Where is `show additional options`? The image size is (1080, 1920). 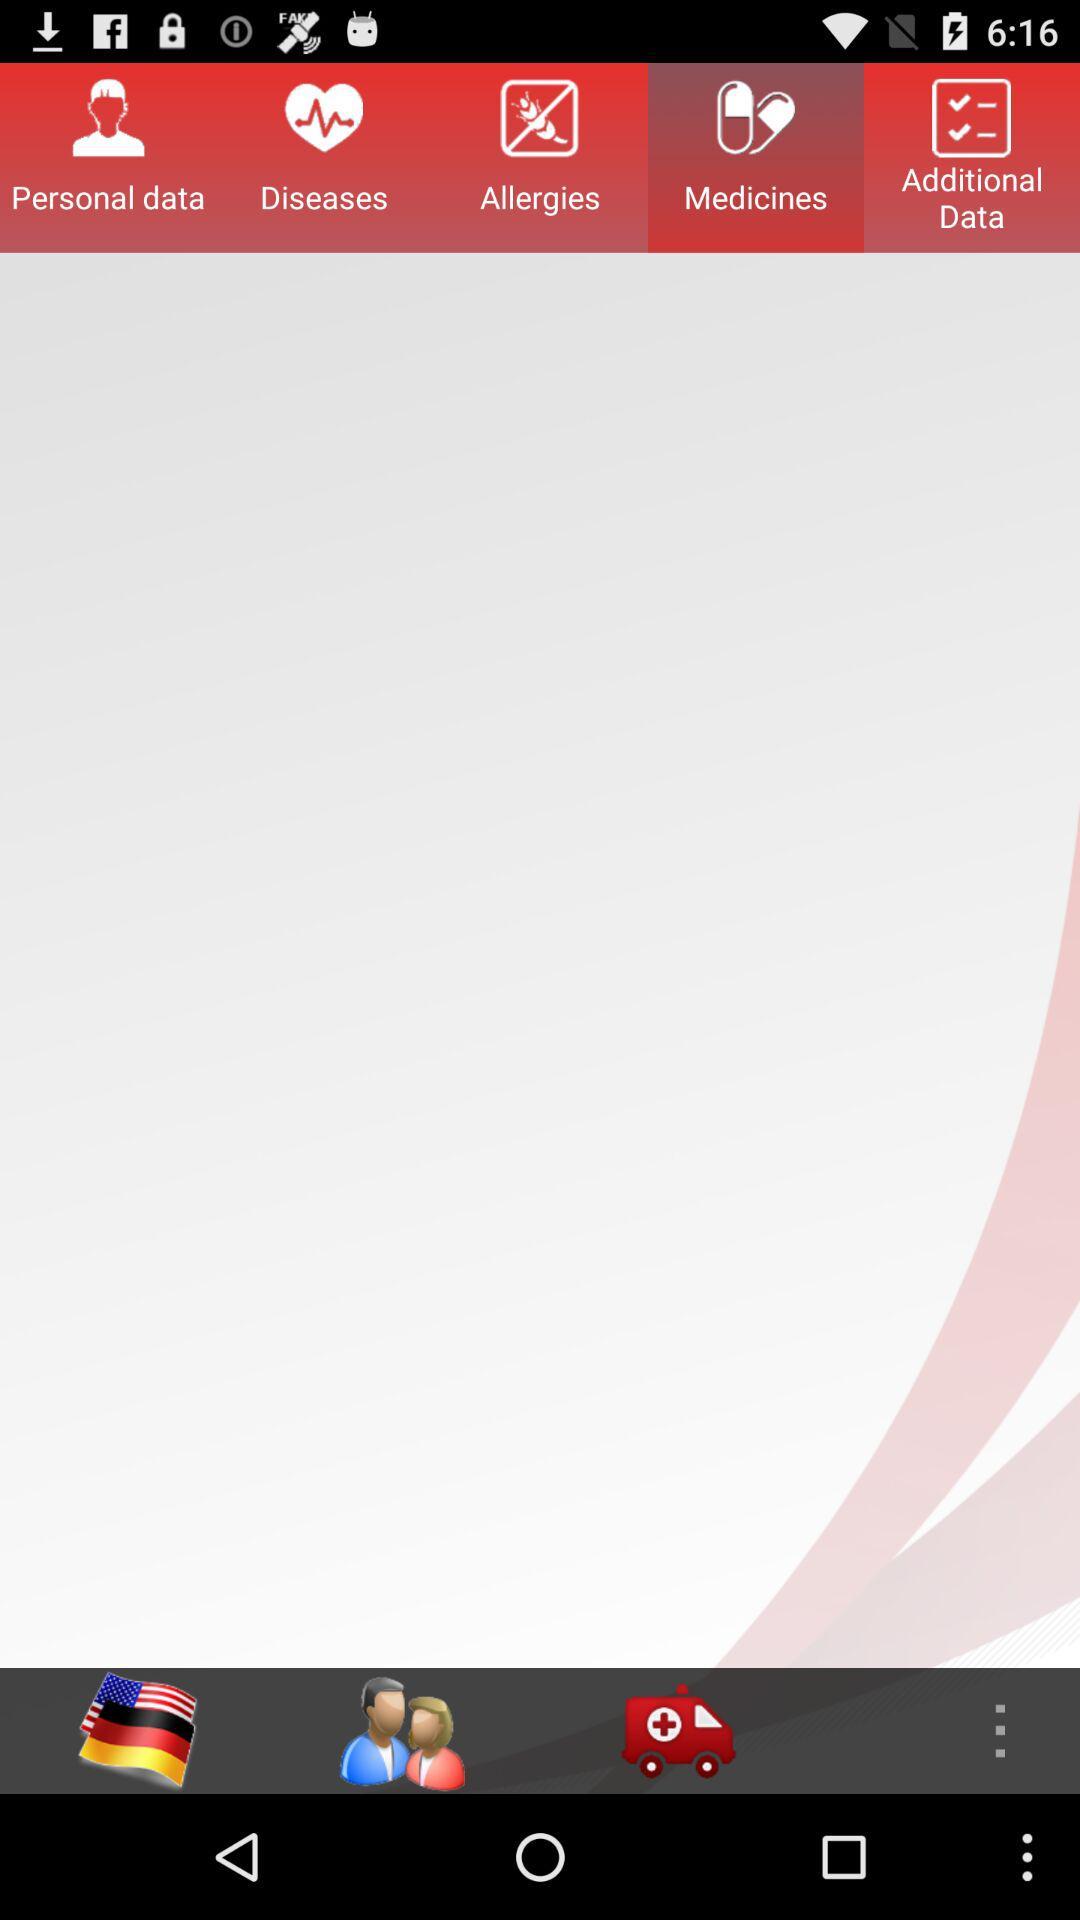
show additional options is located at coordinates (941, 1730).